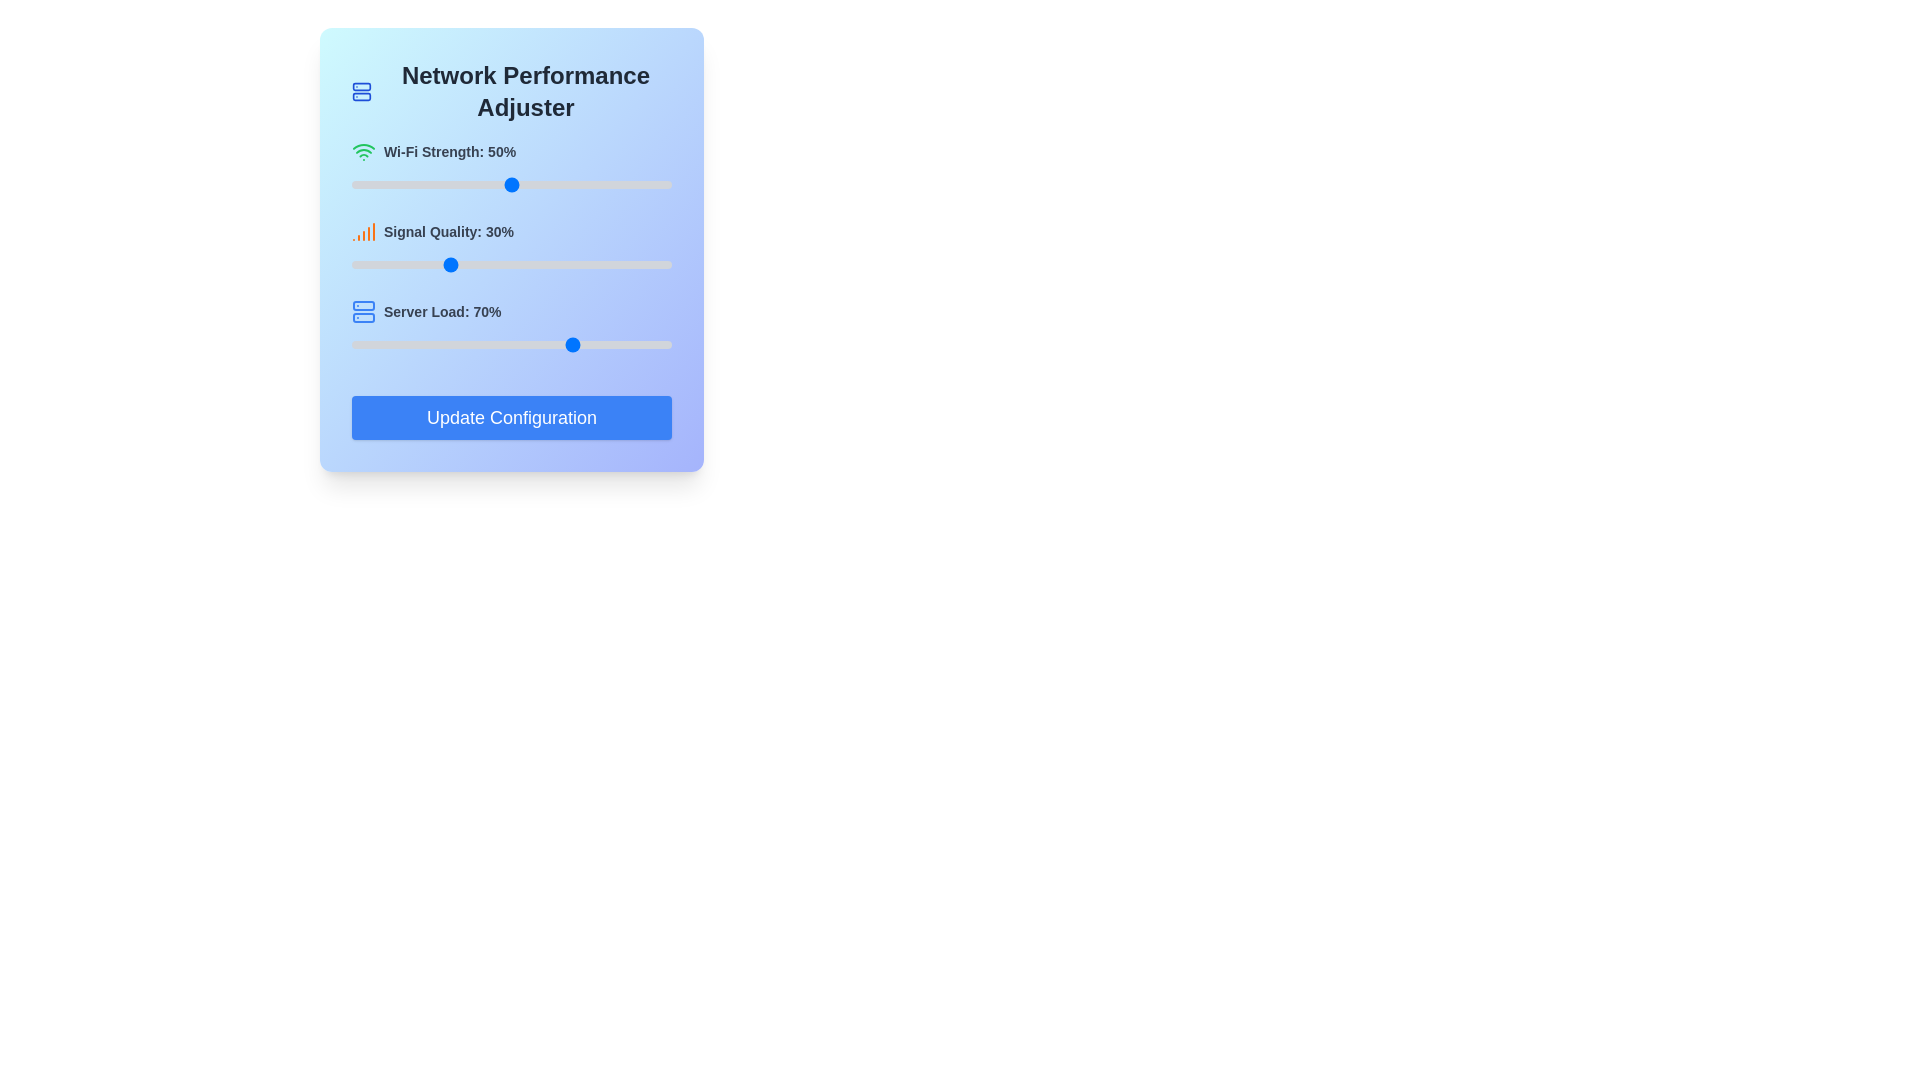 The height and width of the screenshot is (1080, 1920). What do you see at coordinates (665, 343) in the screenshot?
I see `the Server Load slider` at bounding box center [665, 343].